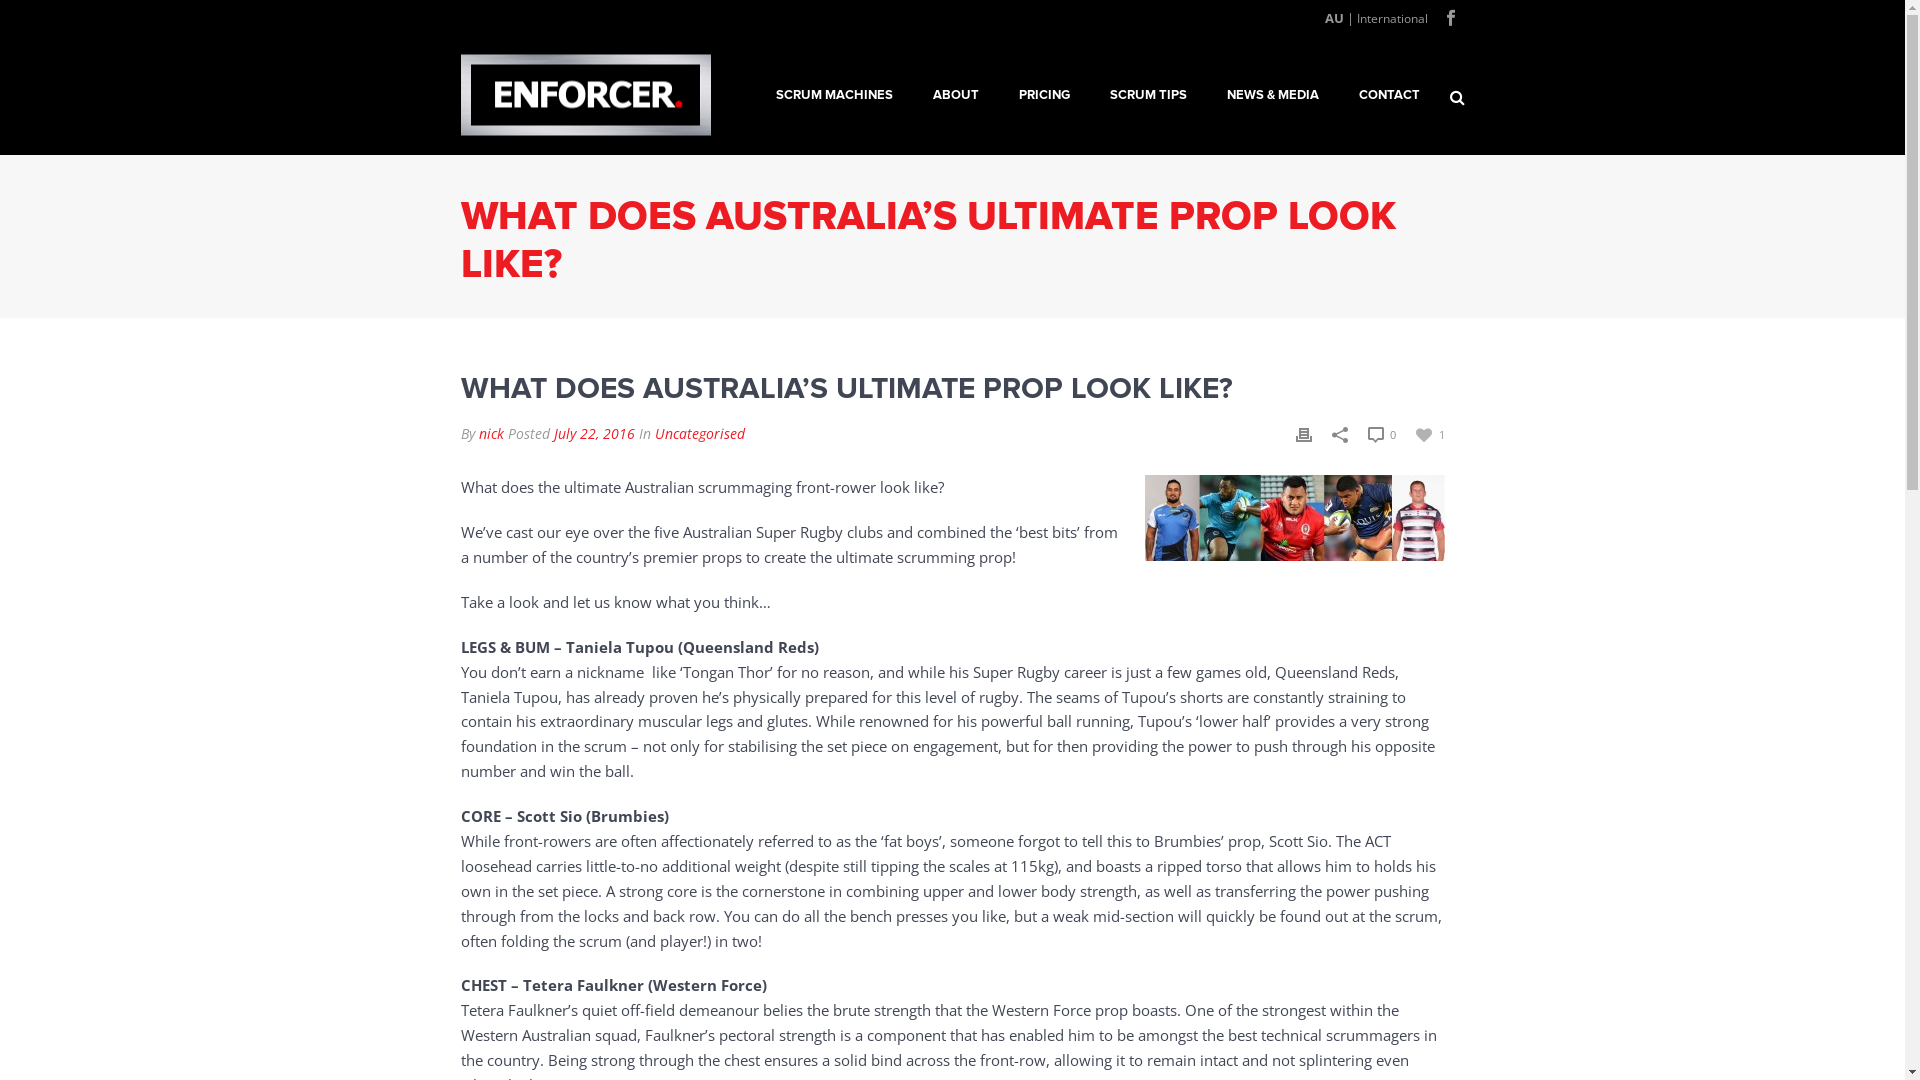 This screenshot has height=1080, width=1920. Describe the element at coordinates (1271, 95) in the screenshot. I see `'NEWS & MEDIA'` at that location.